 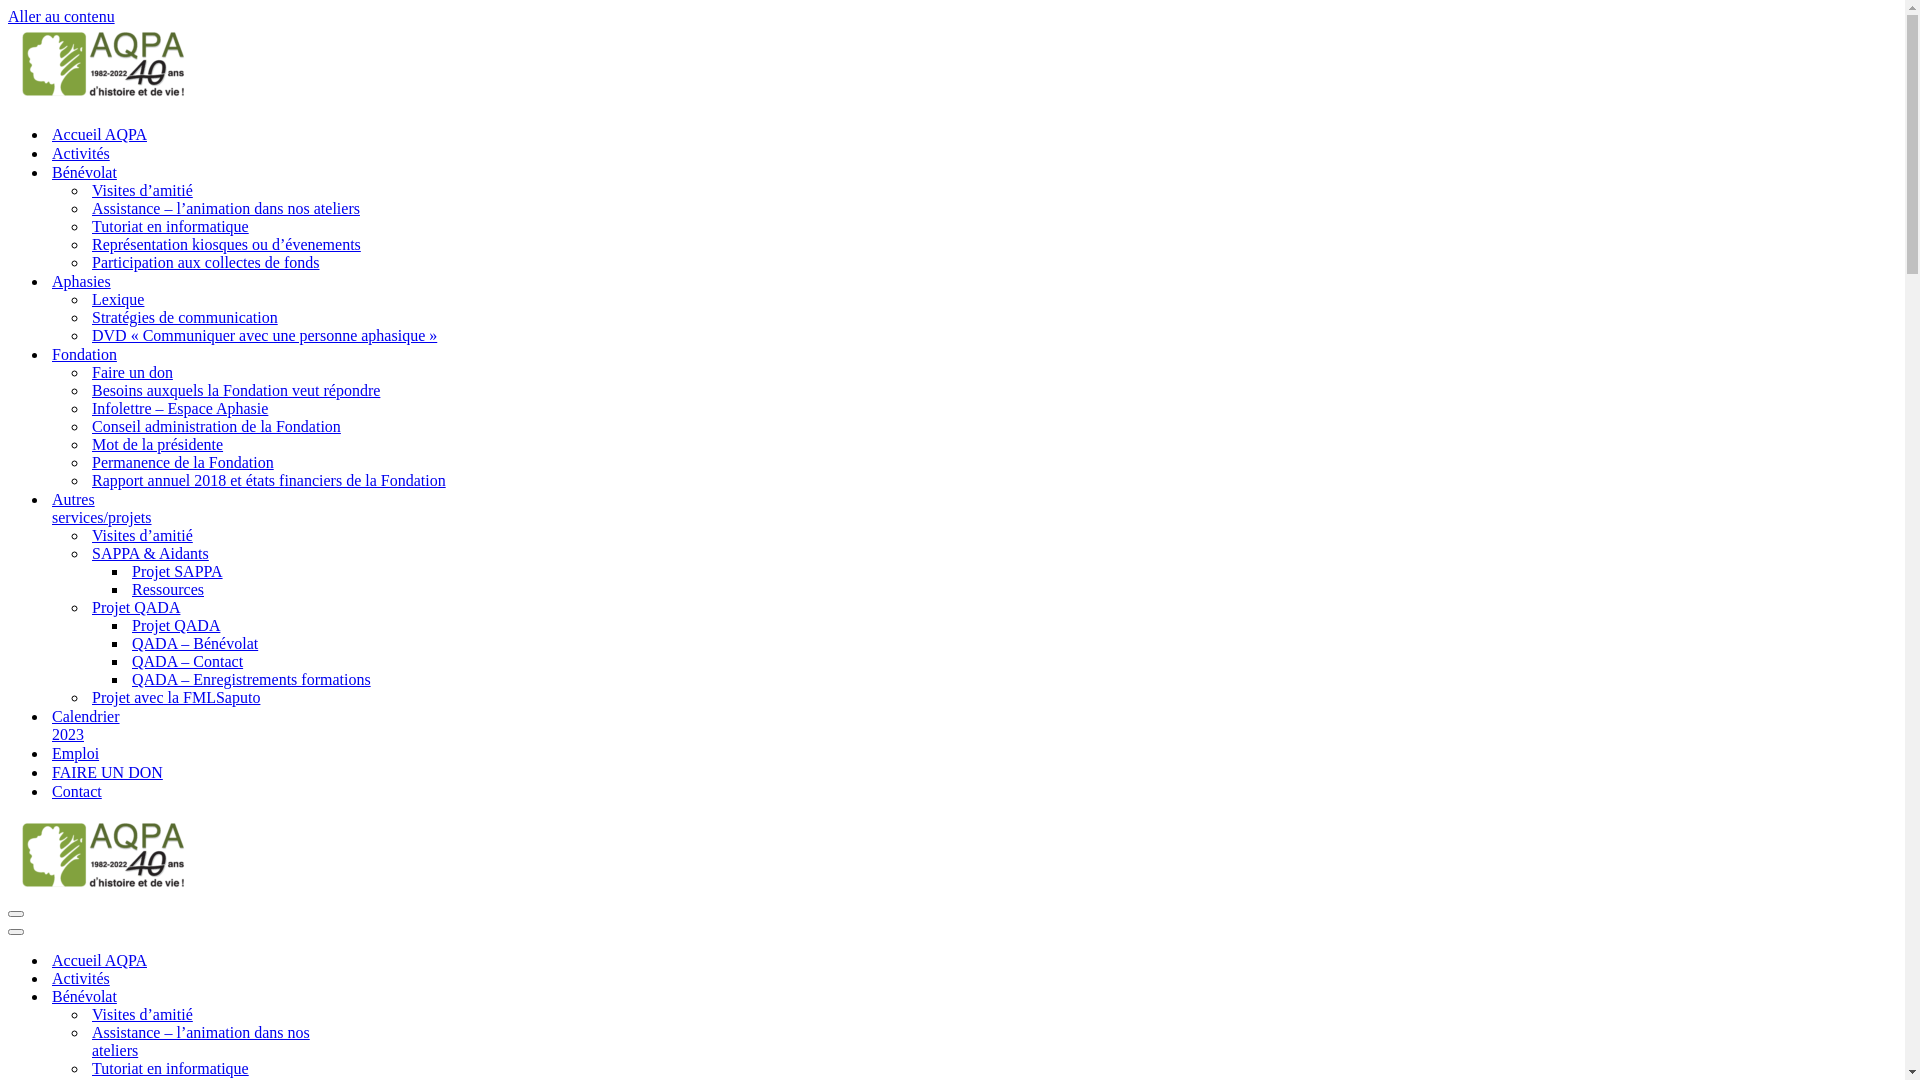 I want to click on 'Aphasies', so click(x=80, y=281).